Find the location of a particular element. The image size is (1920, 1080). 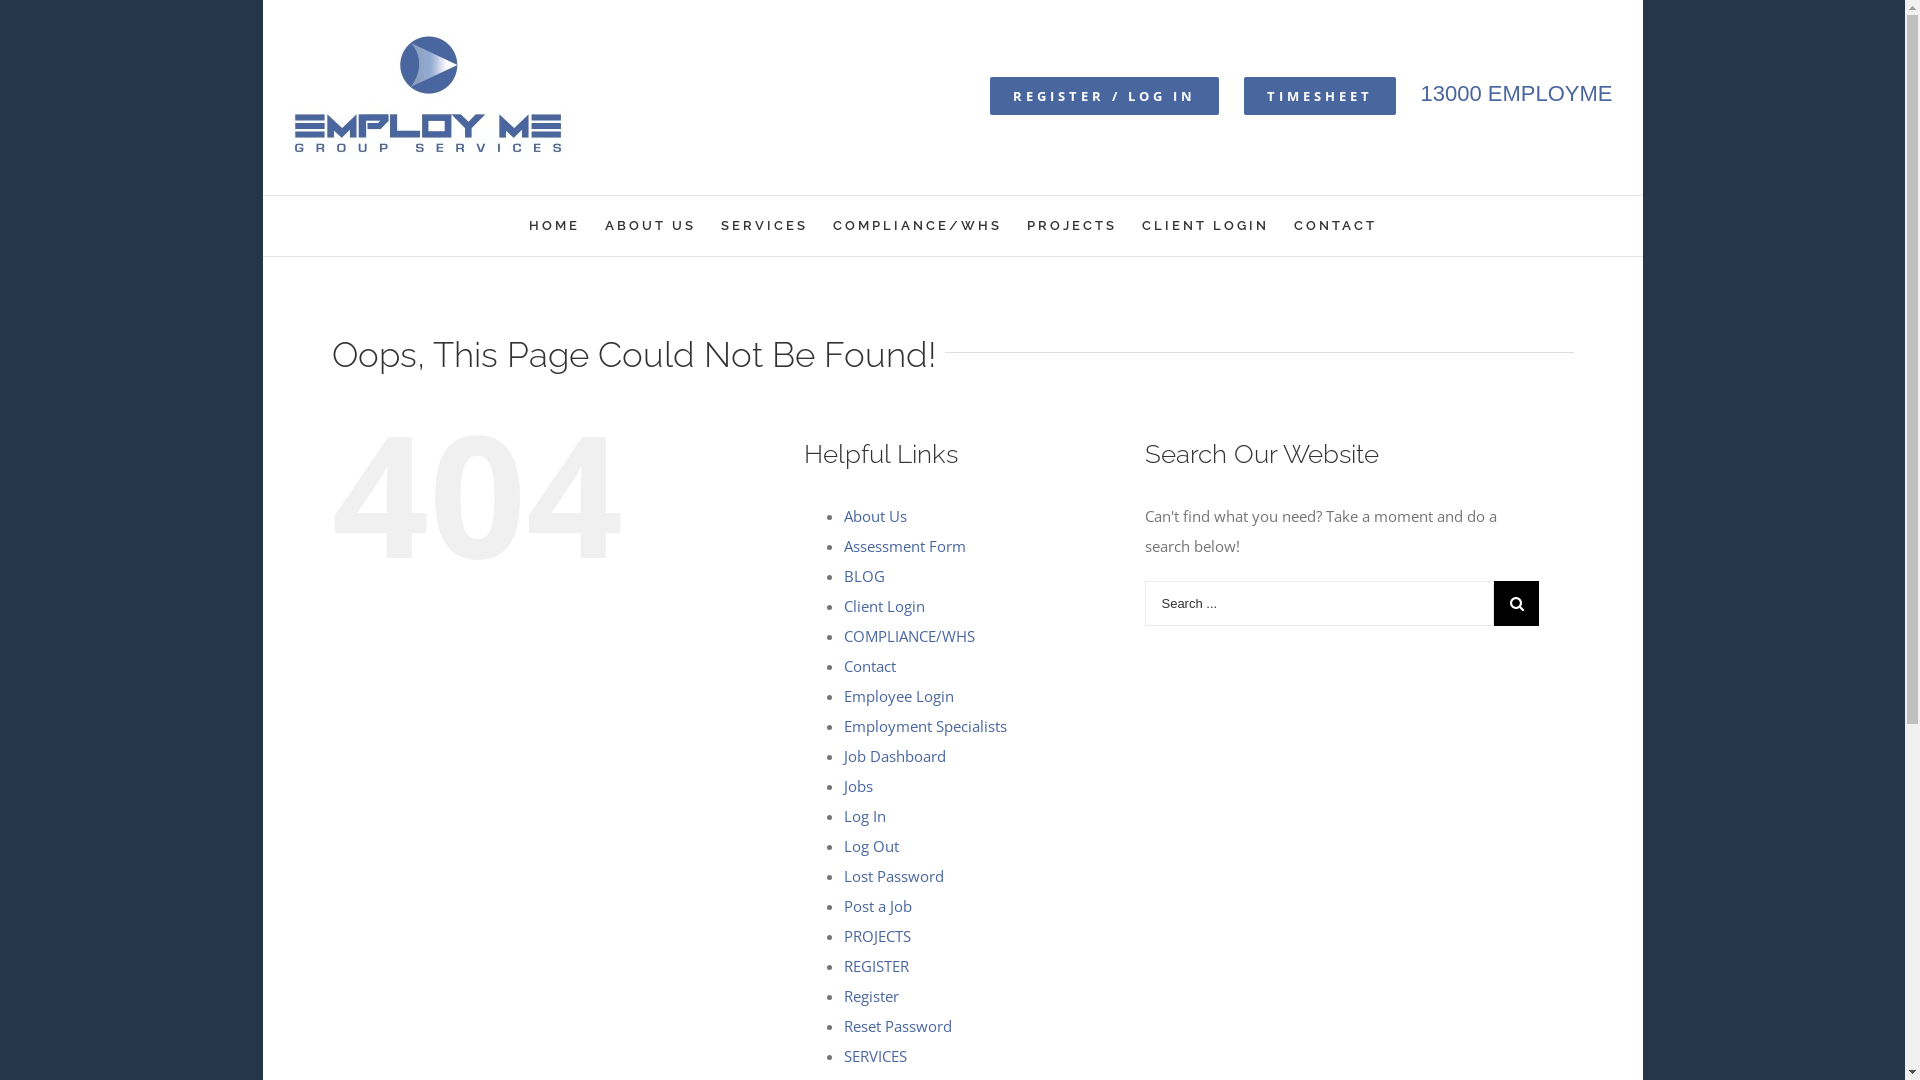

'SERVICES' is located at coordinates (875, 1055).